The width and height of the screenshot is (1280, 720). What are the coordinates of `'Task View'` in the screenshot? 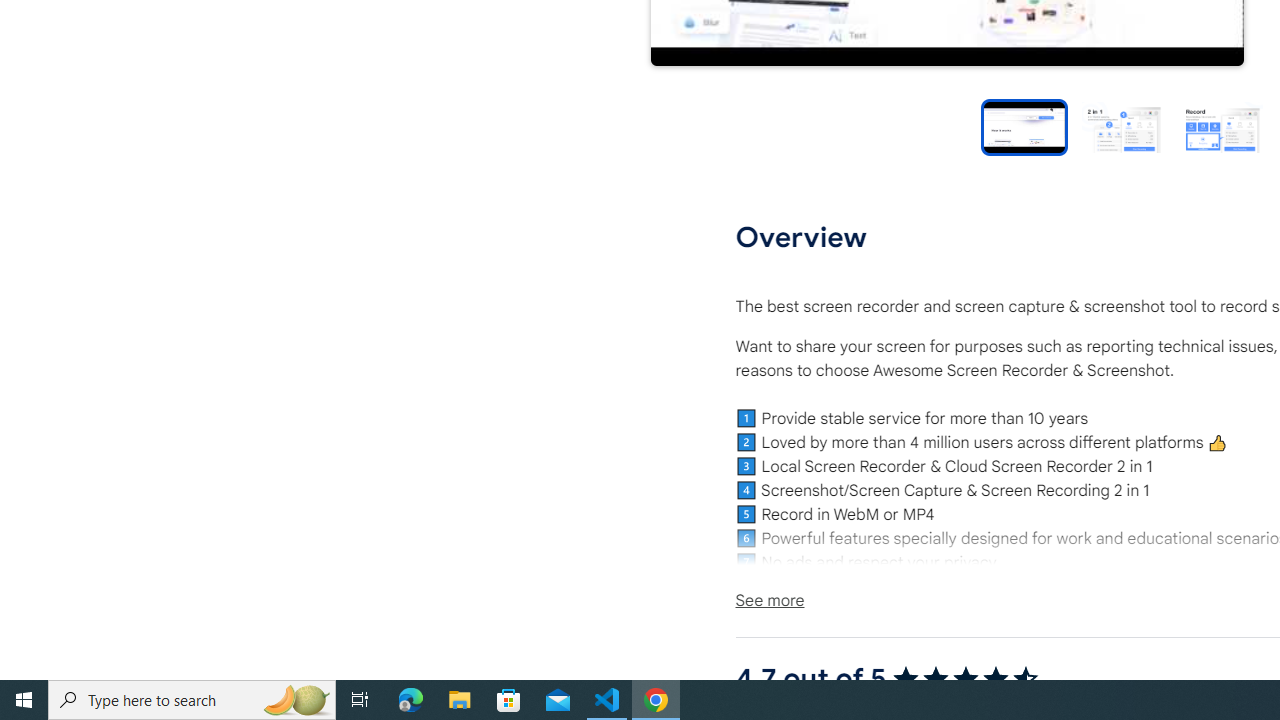 It's located at (359, 698).